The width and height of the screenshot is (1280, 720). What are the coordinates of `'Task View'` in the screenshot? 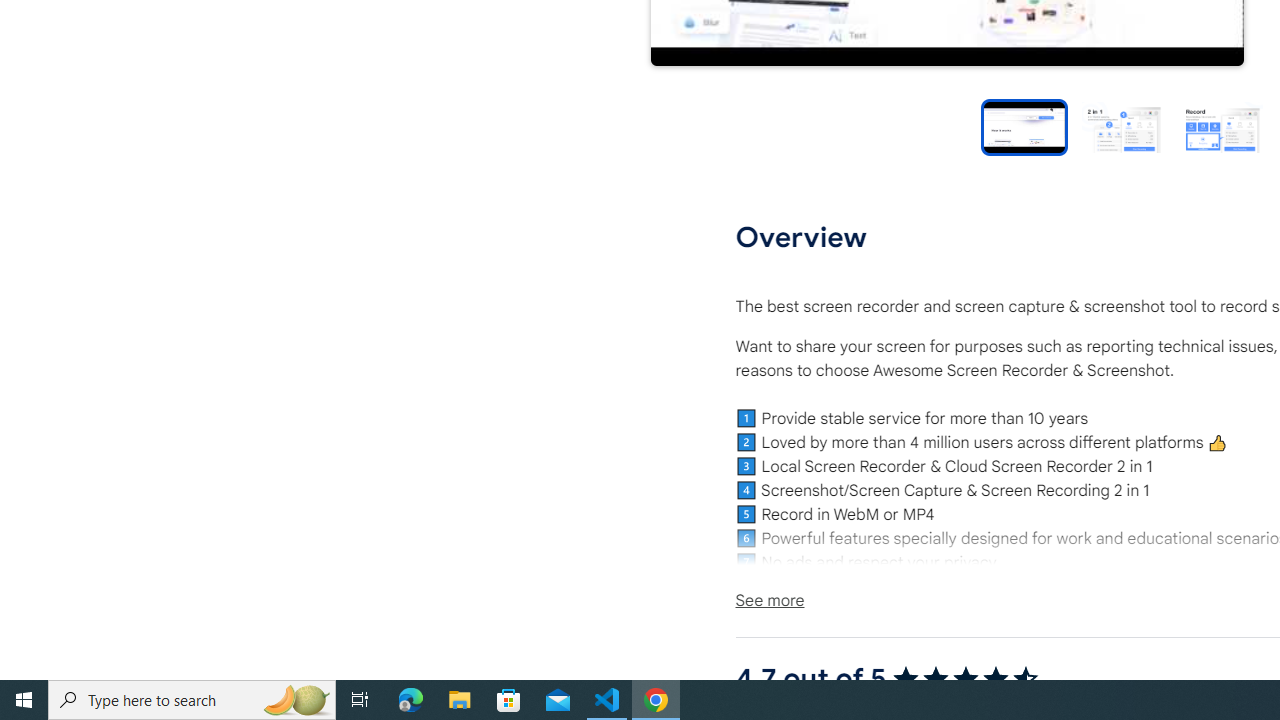 It's located at (359, 698).